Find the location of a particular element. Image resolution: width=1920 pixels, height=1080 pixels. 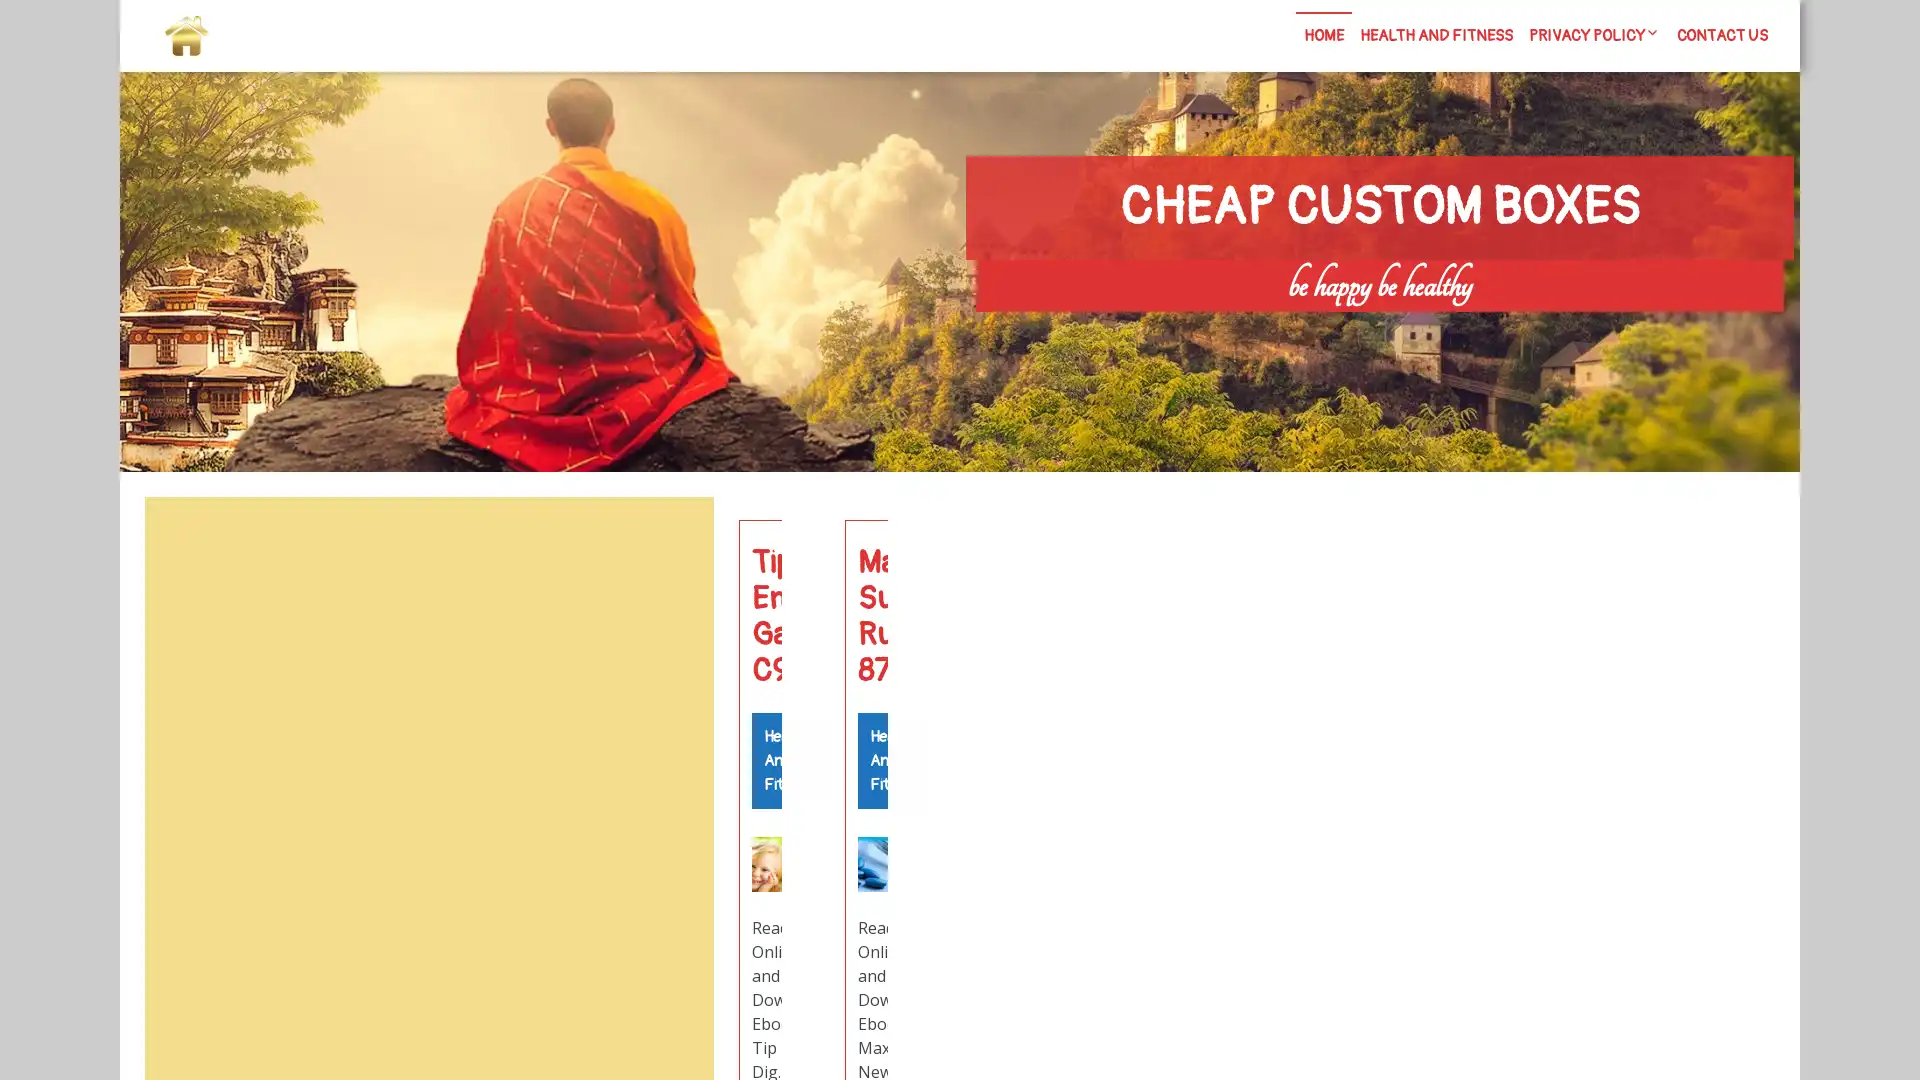

Search is located at coordinates (1557, 327).